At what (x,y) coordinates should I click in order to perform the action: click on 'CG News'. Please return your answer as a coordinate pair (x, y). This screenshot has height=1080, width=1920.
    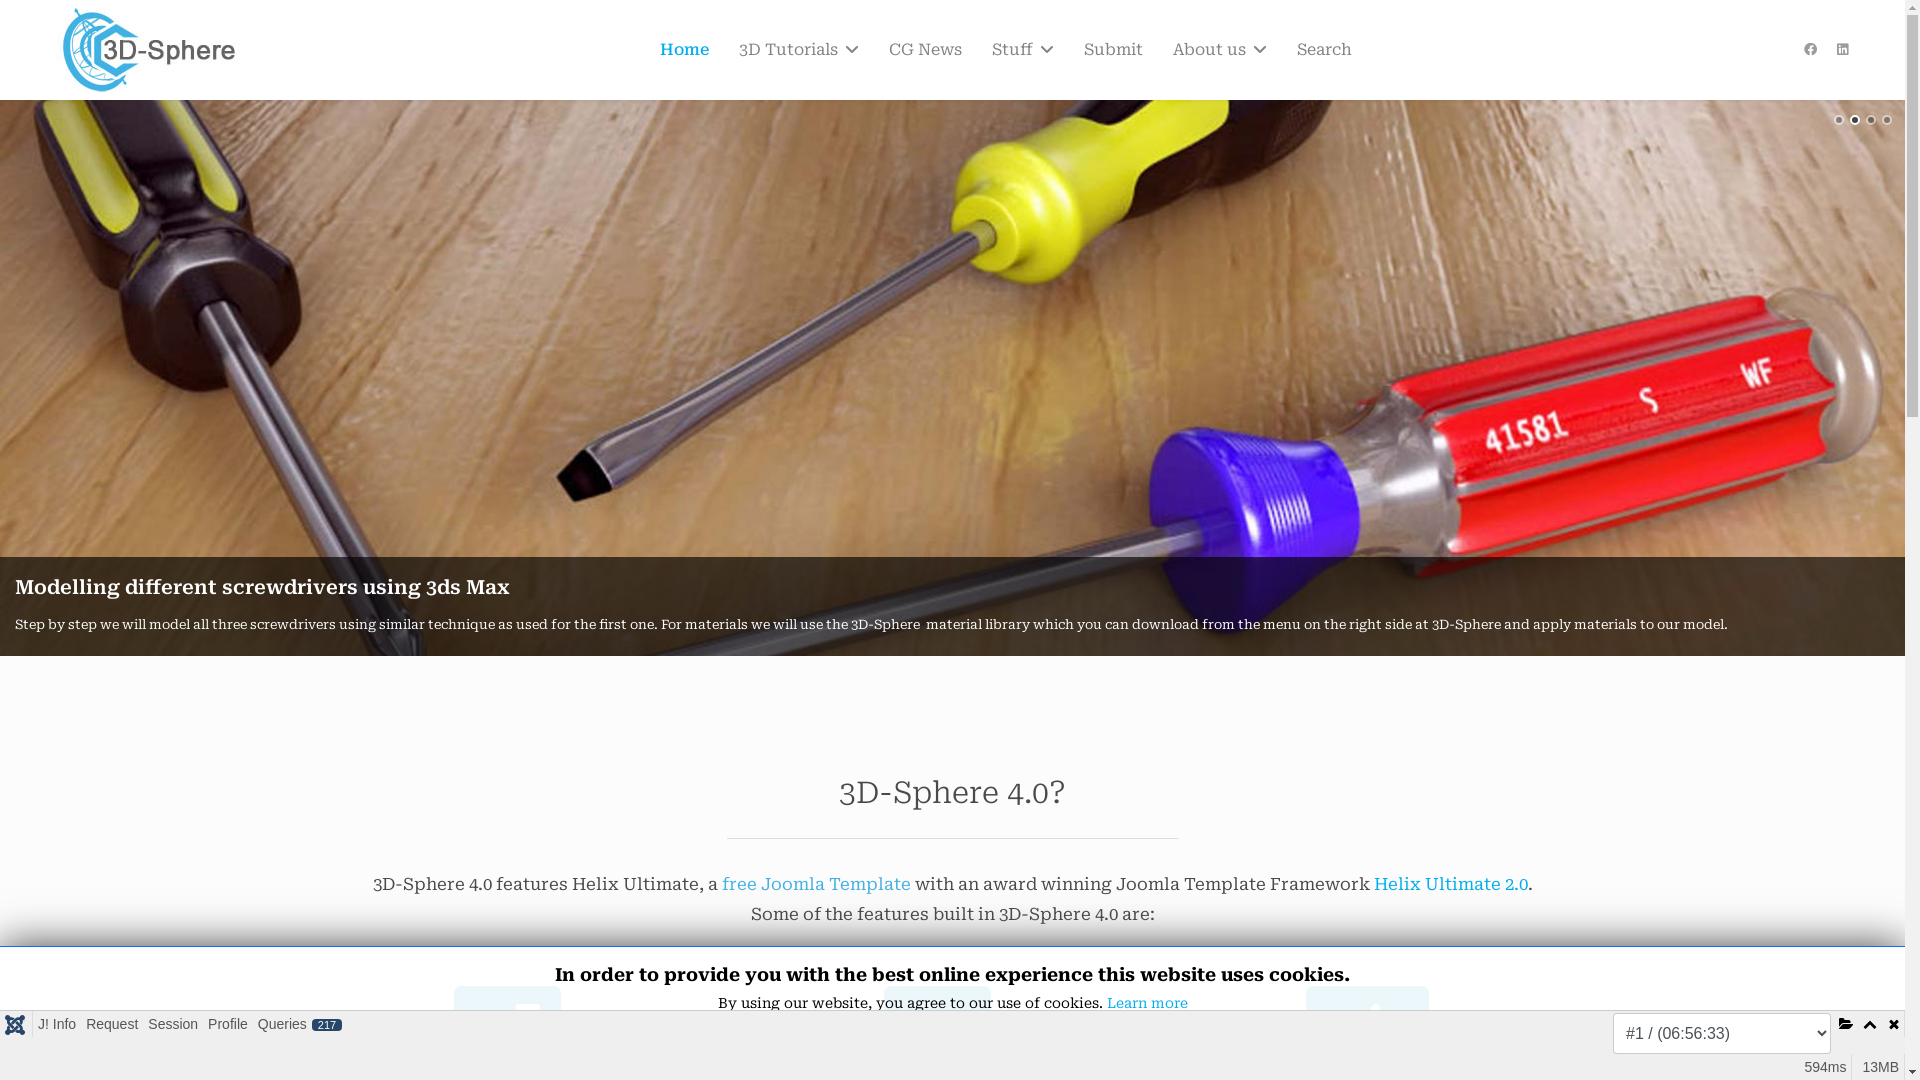
    Looking at the image, I should click on (924, 49).